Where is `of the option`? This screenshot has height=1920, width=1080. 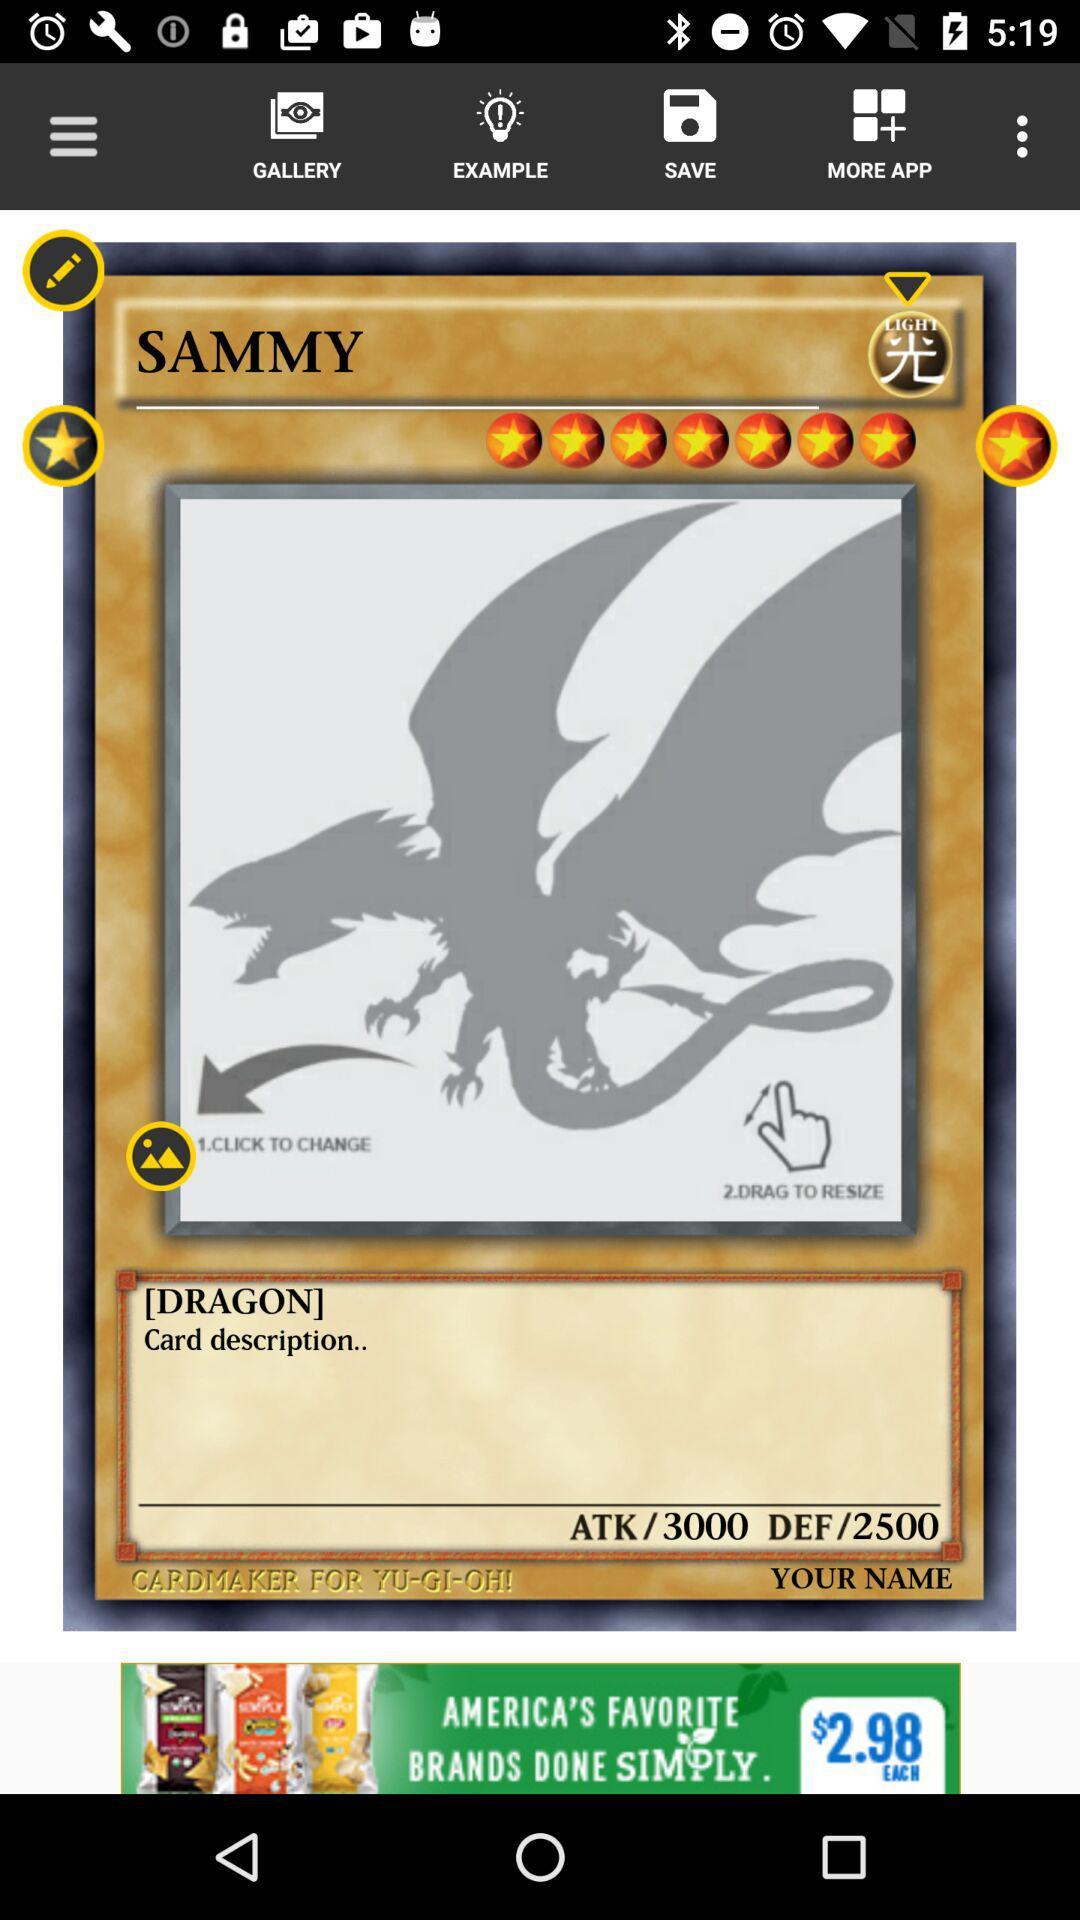 of the option is located at coordinates (540, 1727).